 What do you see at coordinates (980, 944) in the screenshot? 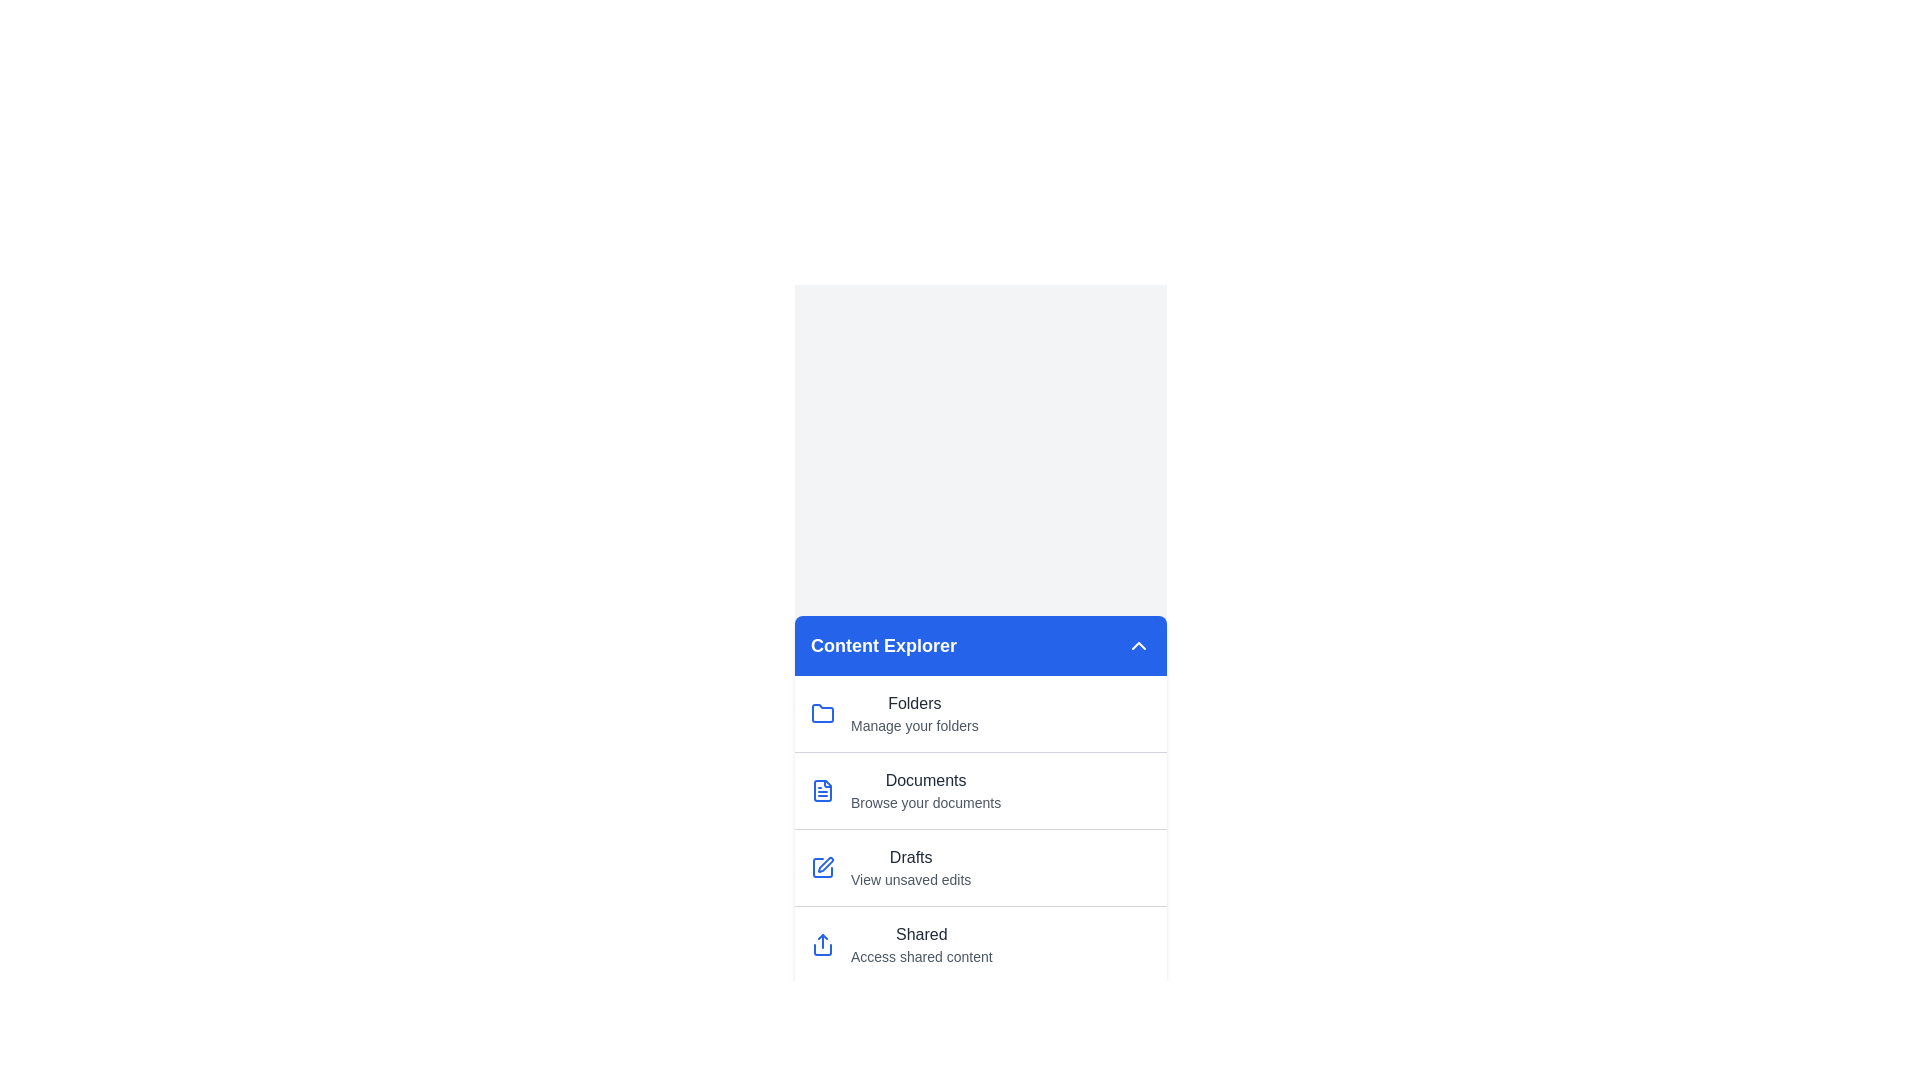
I see `the menu item corresponding to Shared` at bounding box center [980, 944].